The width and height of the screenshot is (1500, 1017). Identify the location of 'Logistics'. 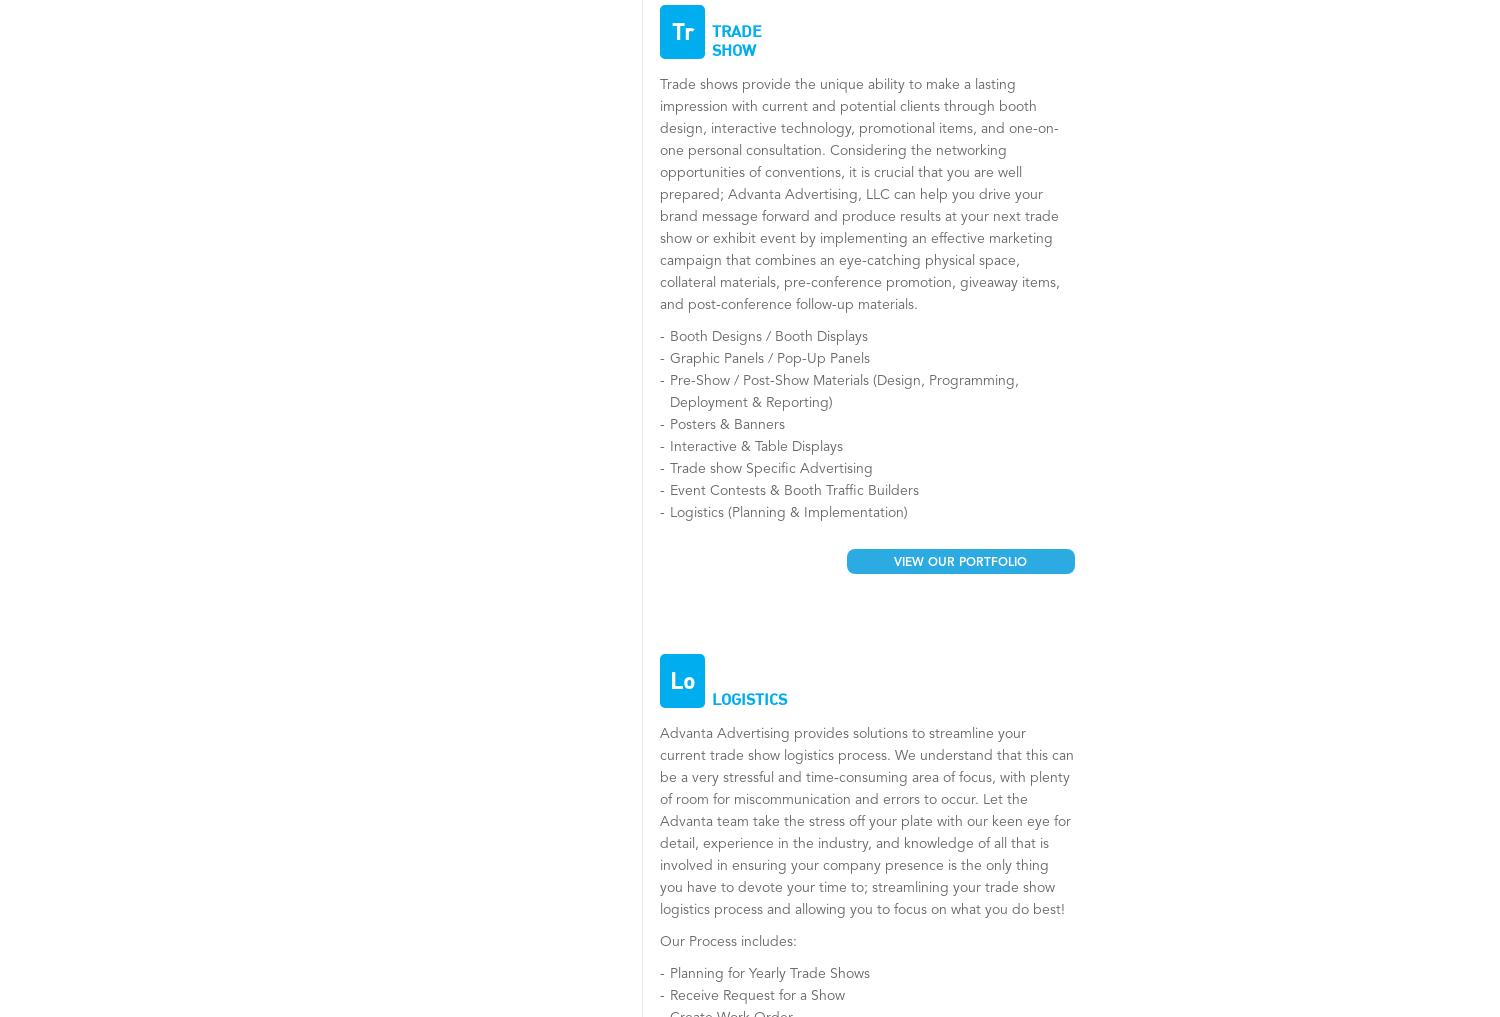
(748, 697).